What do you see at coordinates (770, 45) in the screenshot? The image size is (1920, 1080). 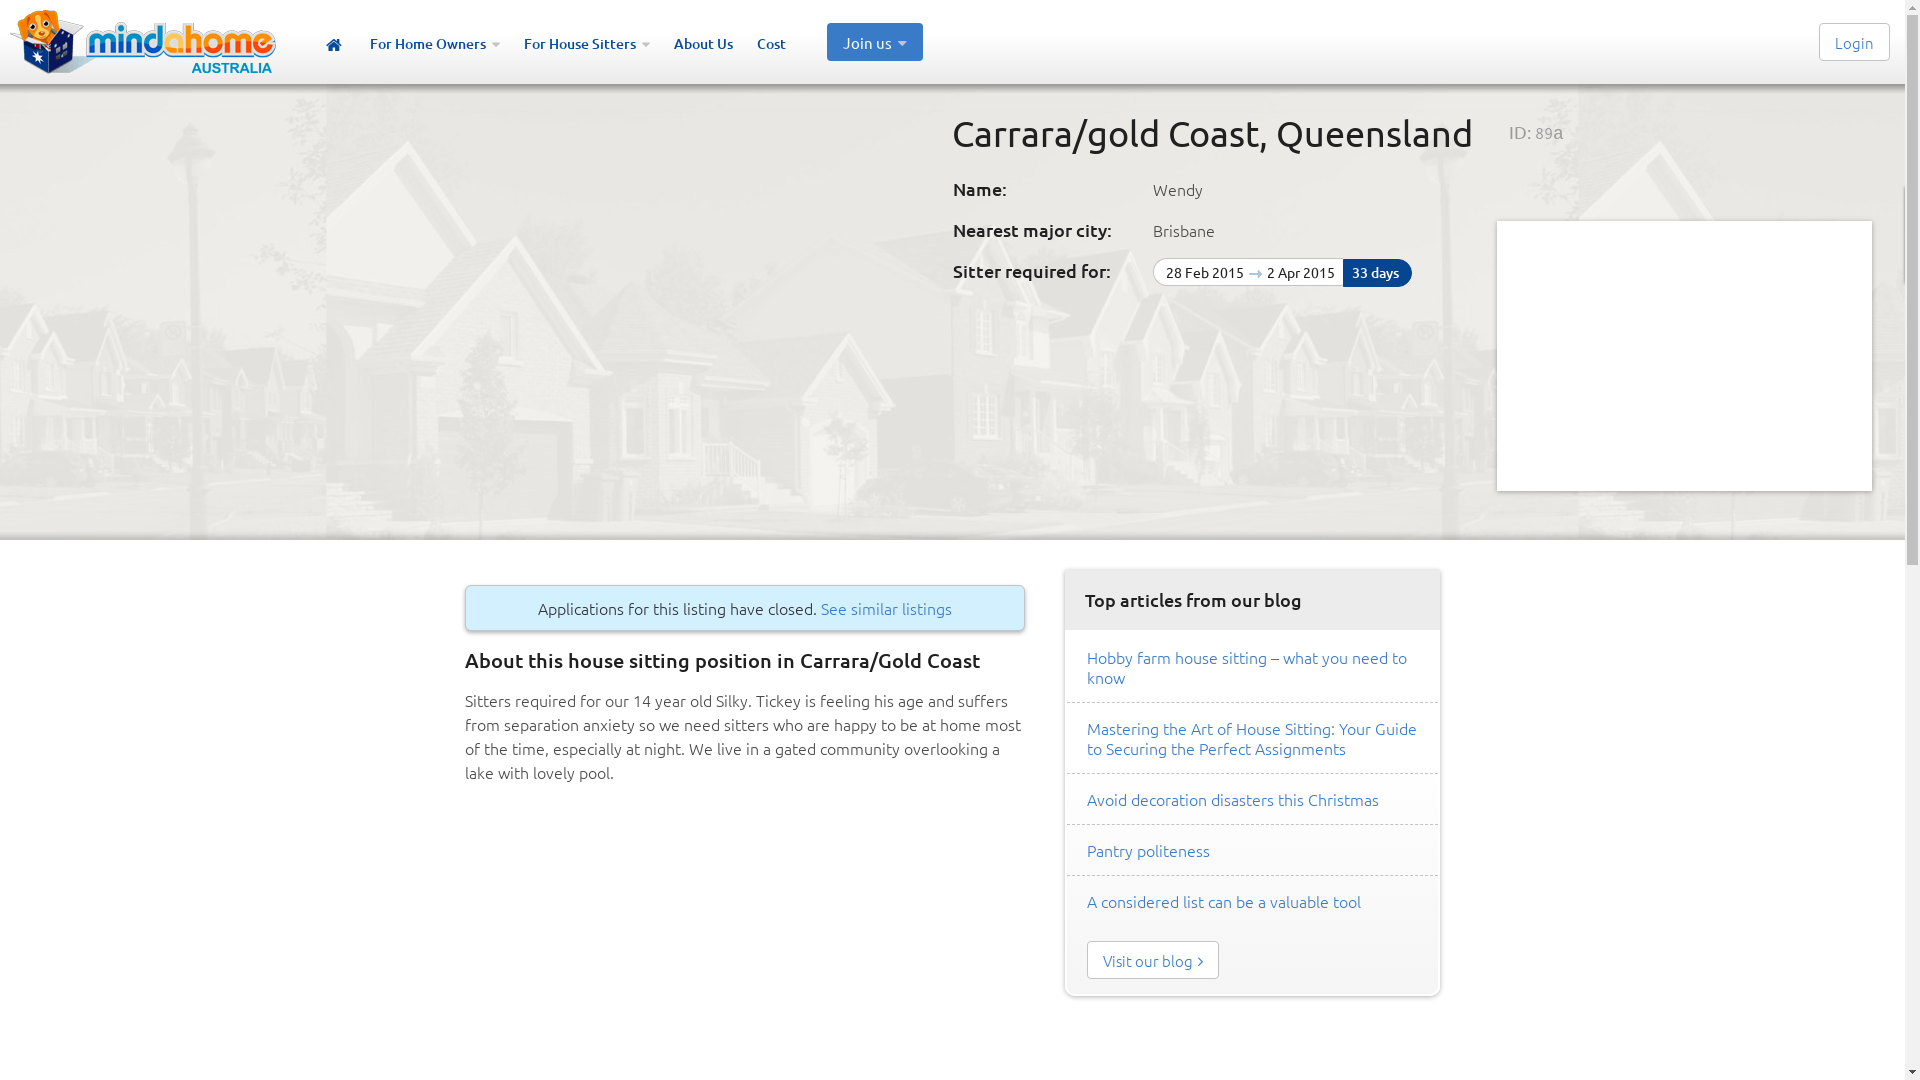 I see `'Cost'` at bounding box center [770, 45].